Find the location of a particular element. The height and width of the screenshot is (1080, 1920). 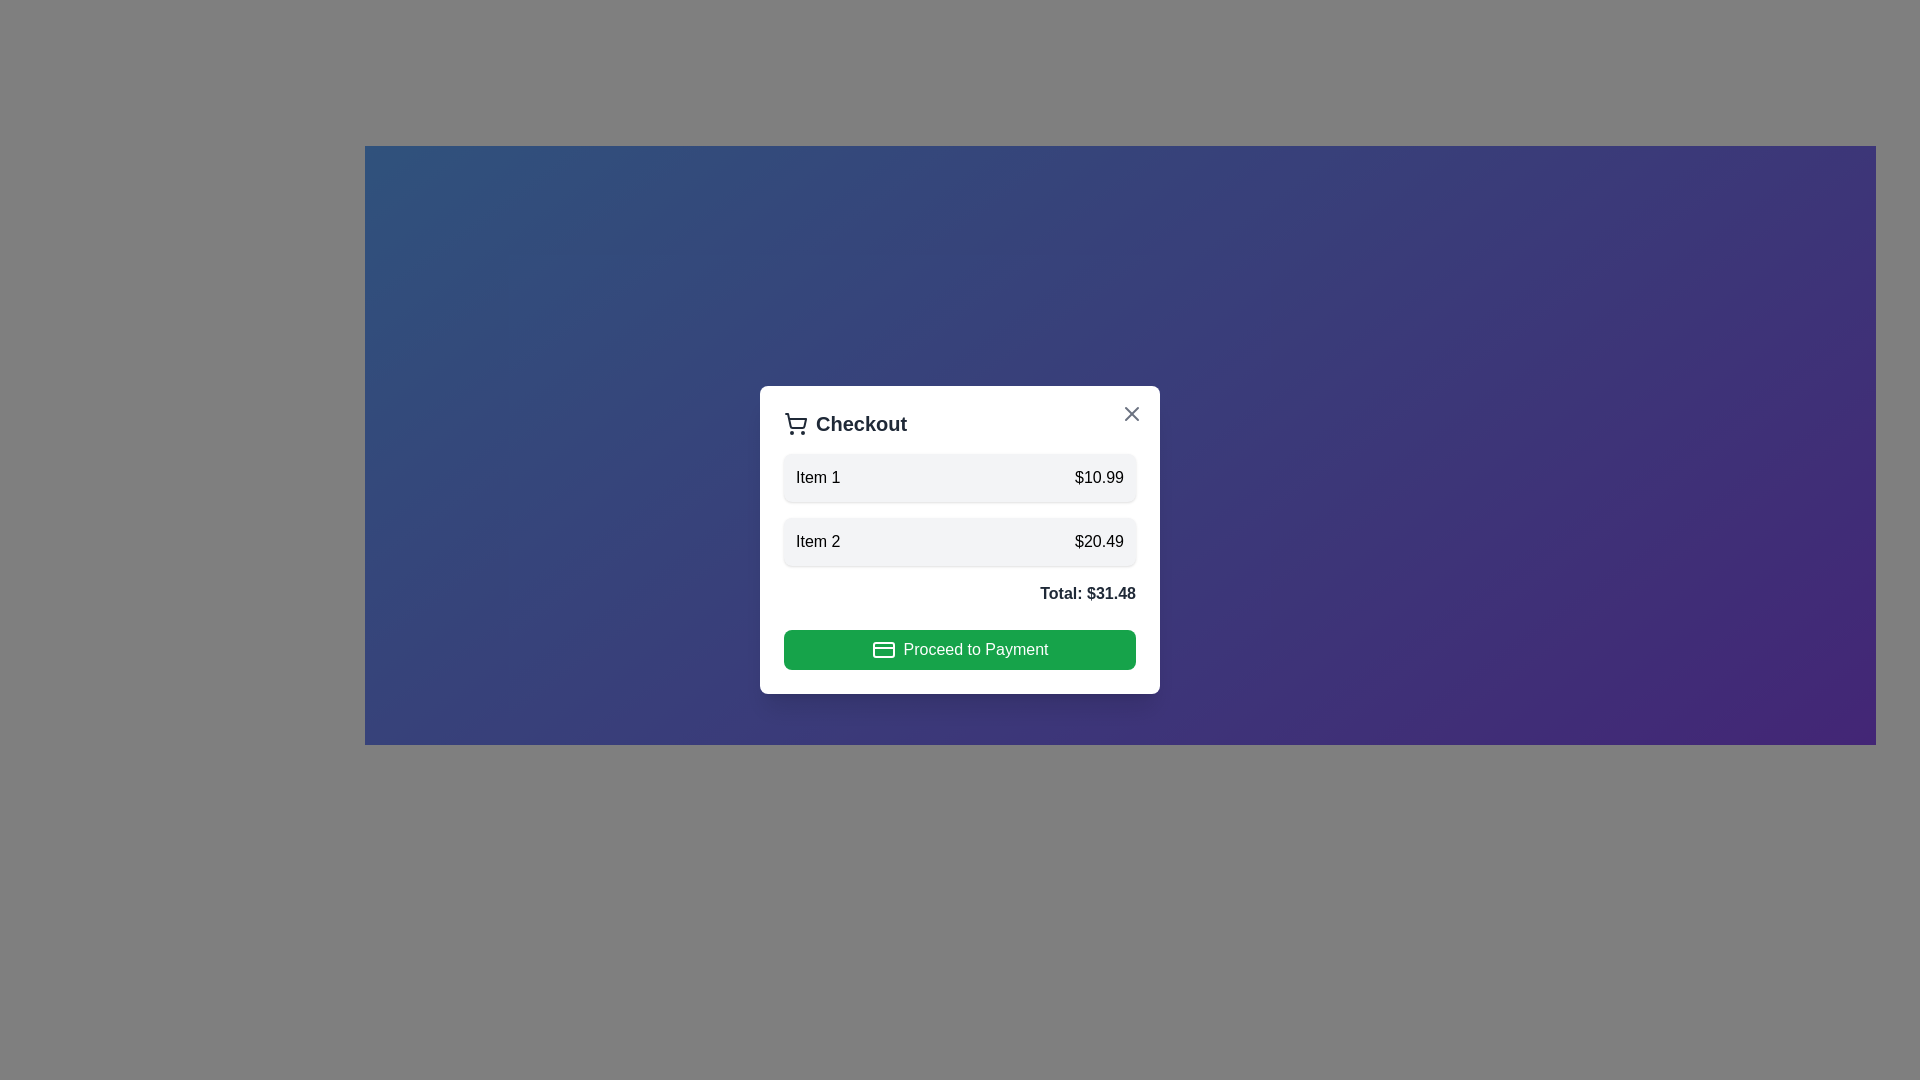

the Text label that identifies the product in the cart, located in the top row of the checkout modal, left-aligned with 'Item 1' is located at coordinates (818, 478).